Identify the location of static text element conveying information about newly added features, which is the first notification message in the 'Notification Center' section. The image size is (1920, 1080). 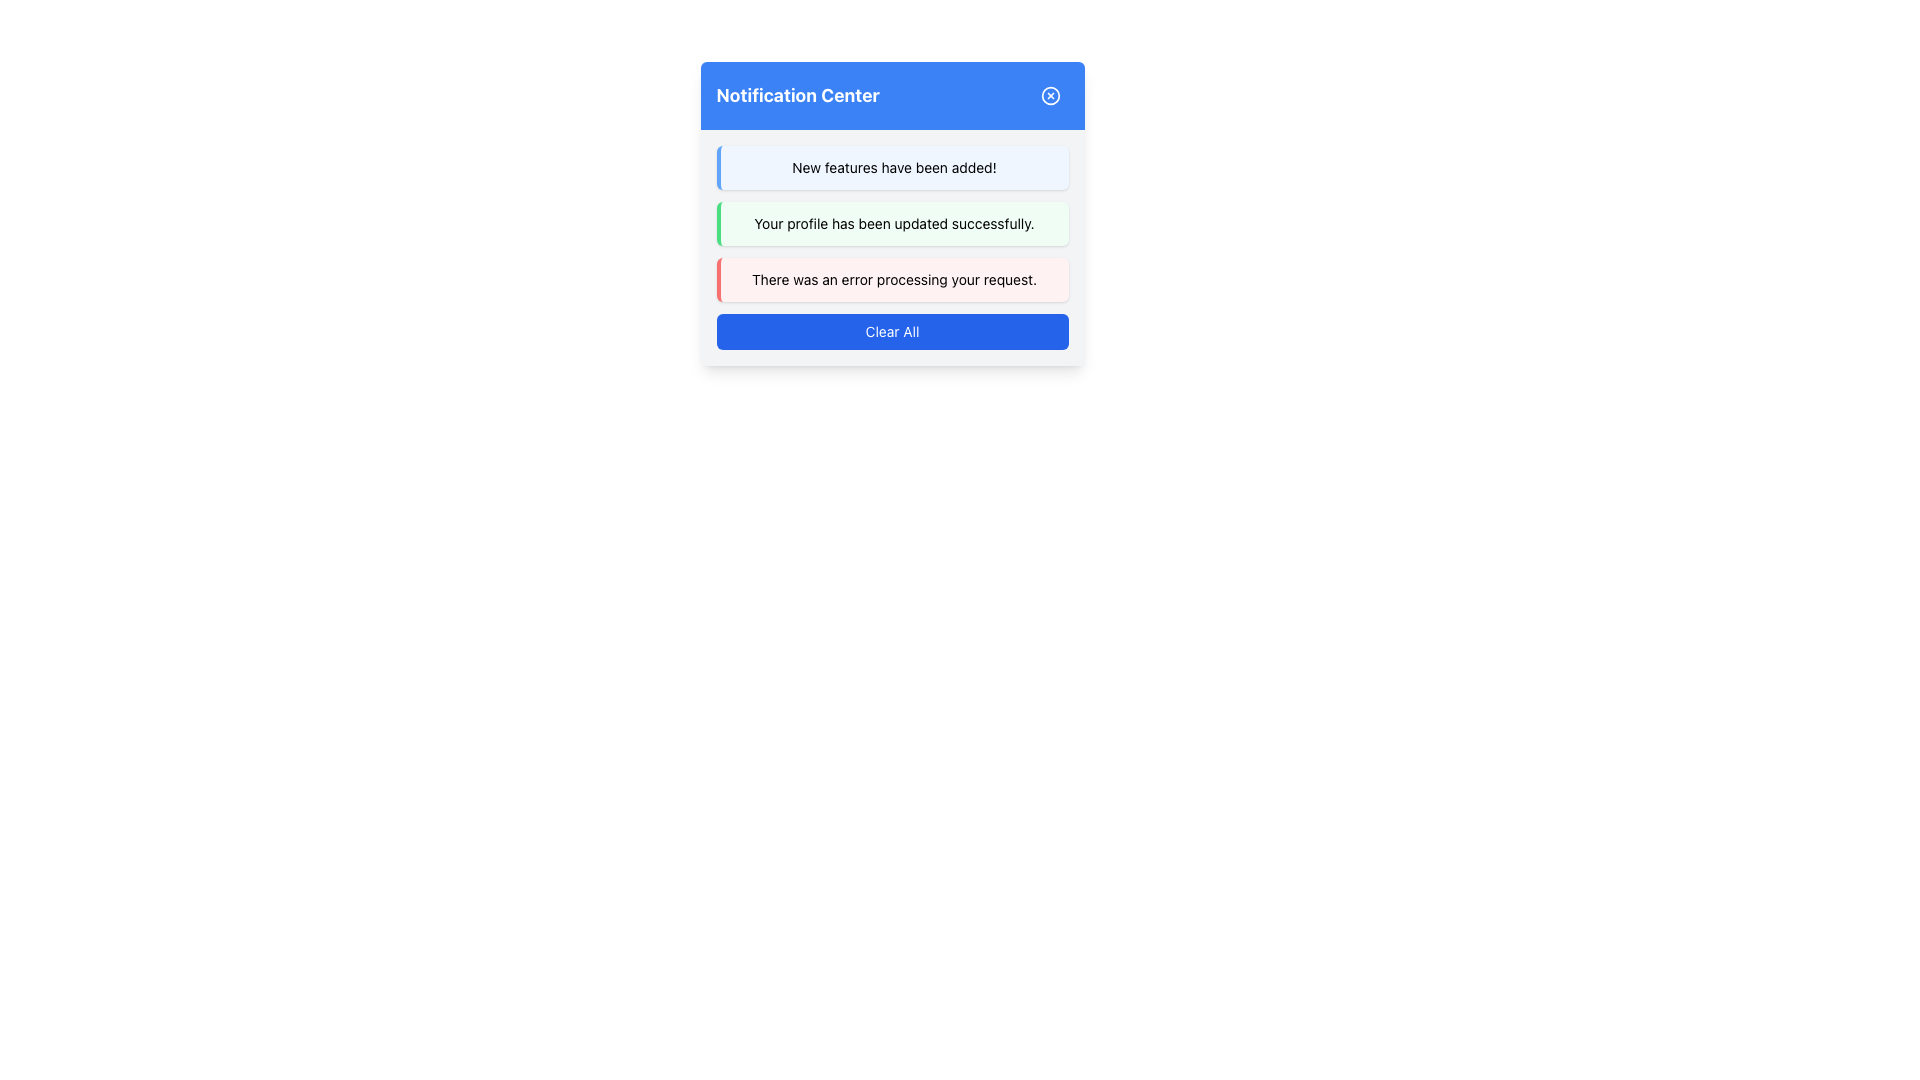
(893, 167).